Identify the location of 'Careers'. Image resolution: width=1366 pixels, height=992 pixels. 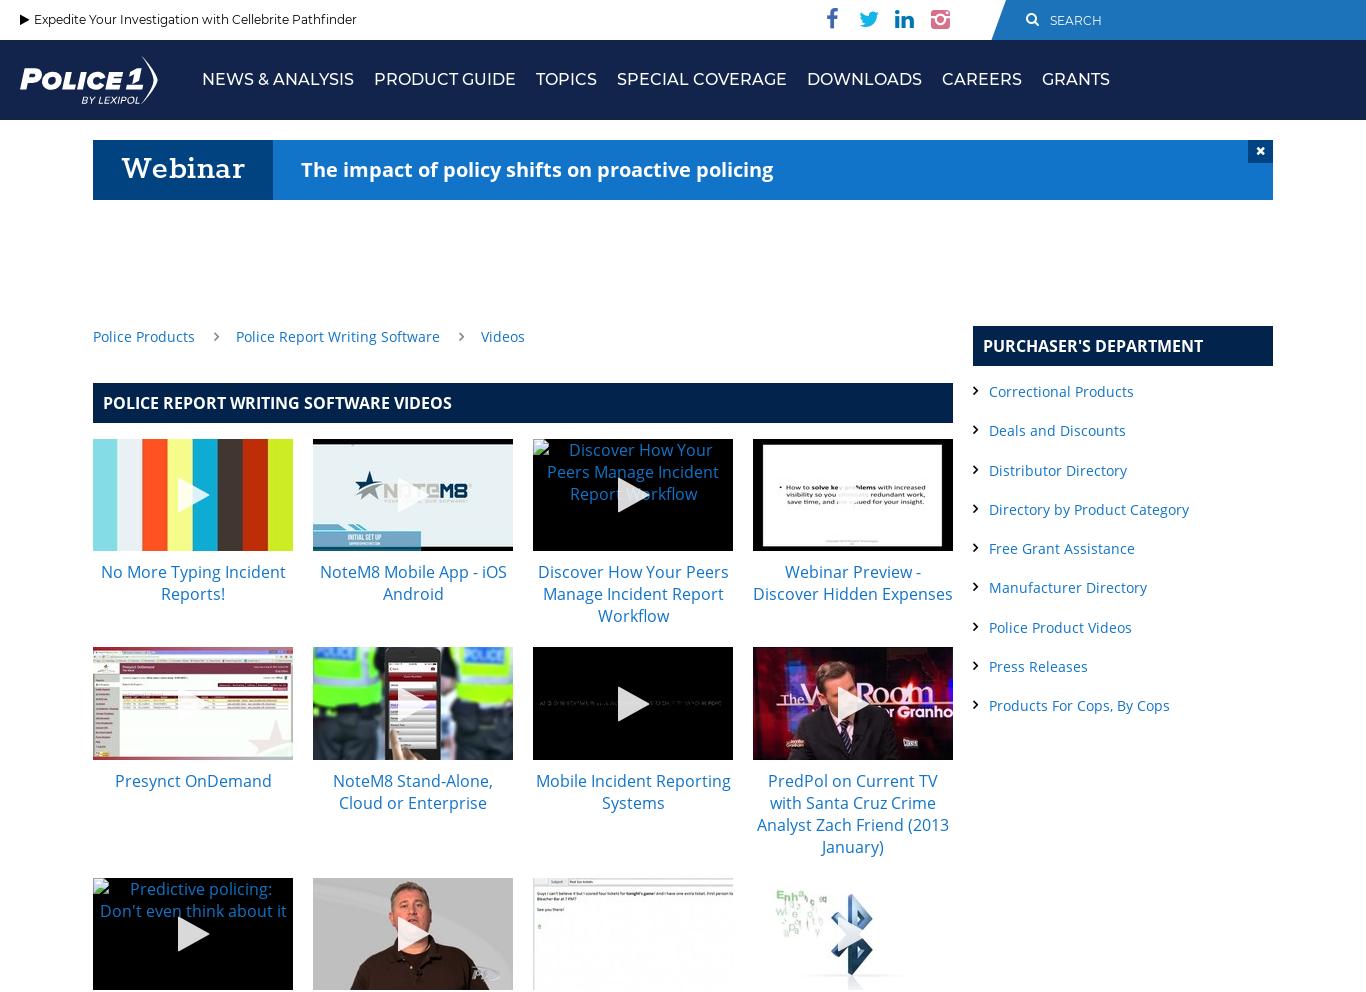
(941, 79).